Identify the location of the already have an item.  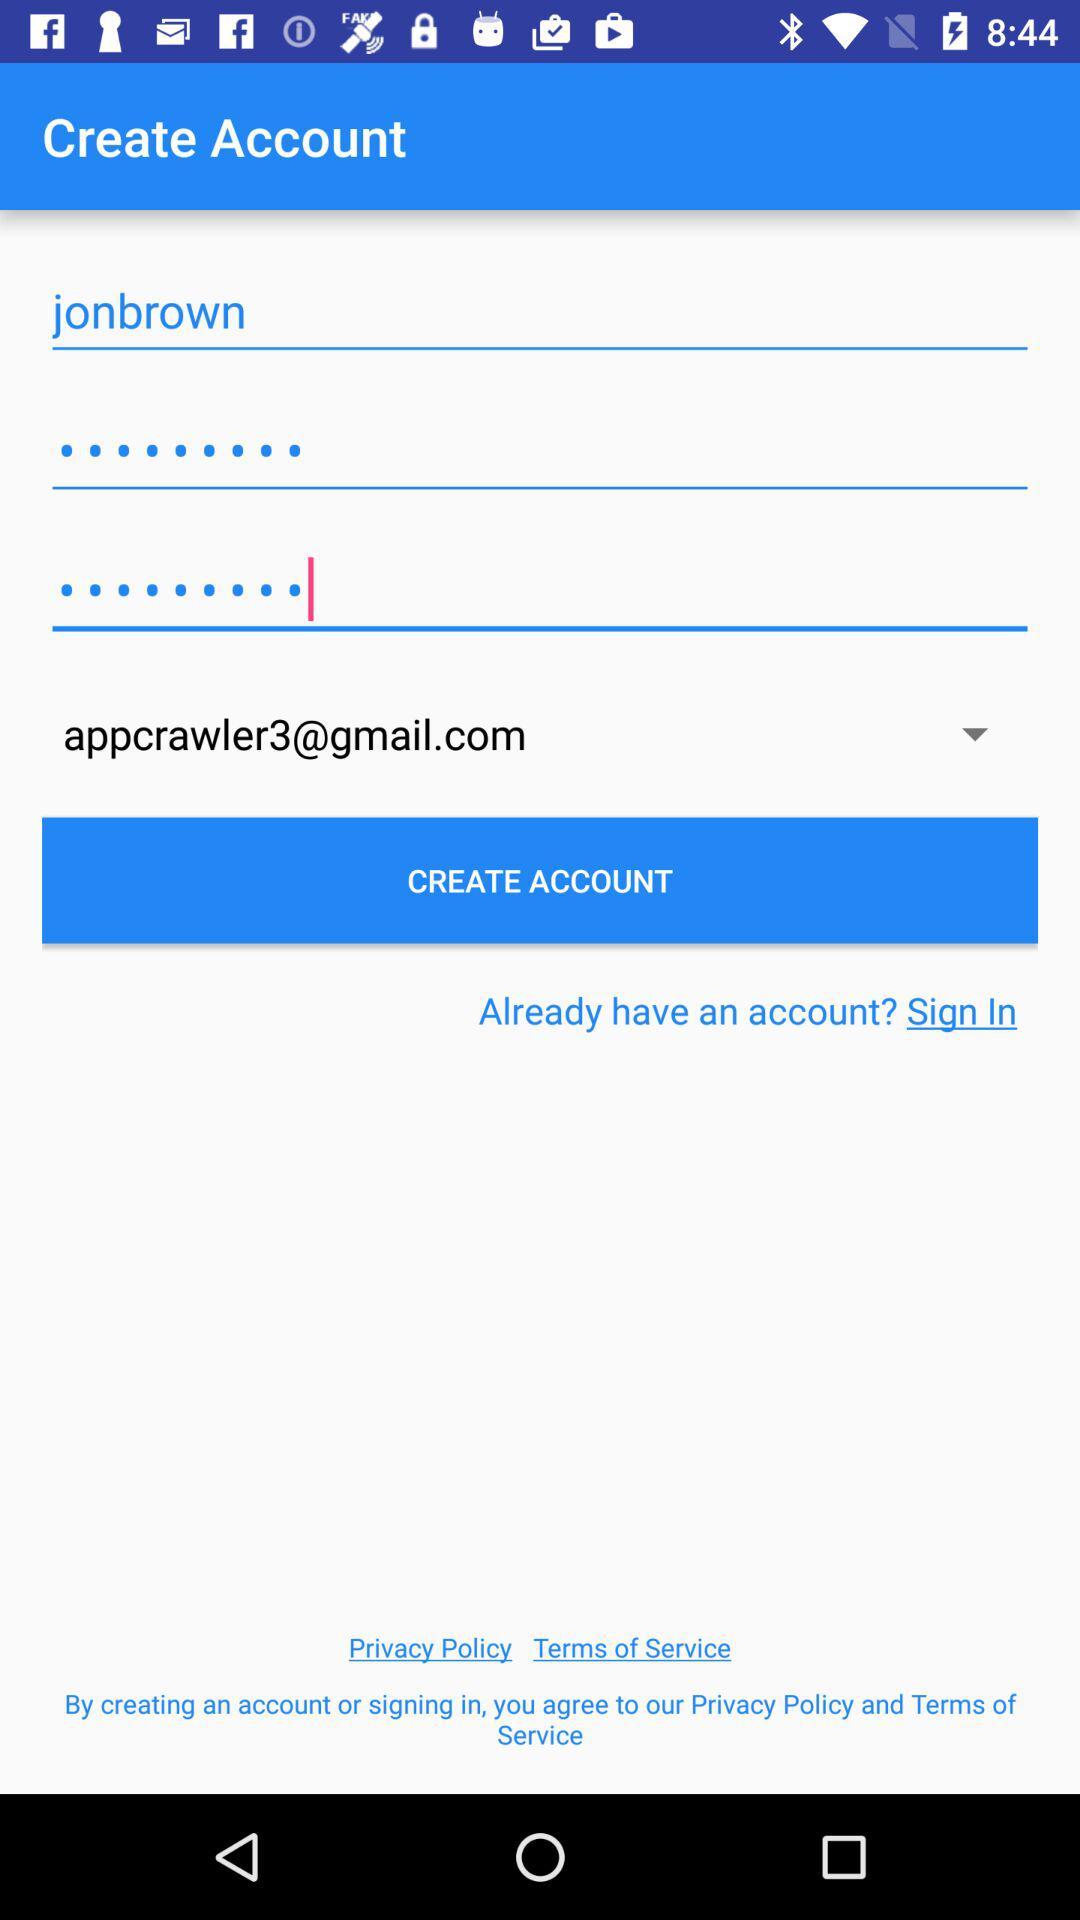
(747, 1010).